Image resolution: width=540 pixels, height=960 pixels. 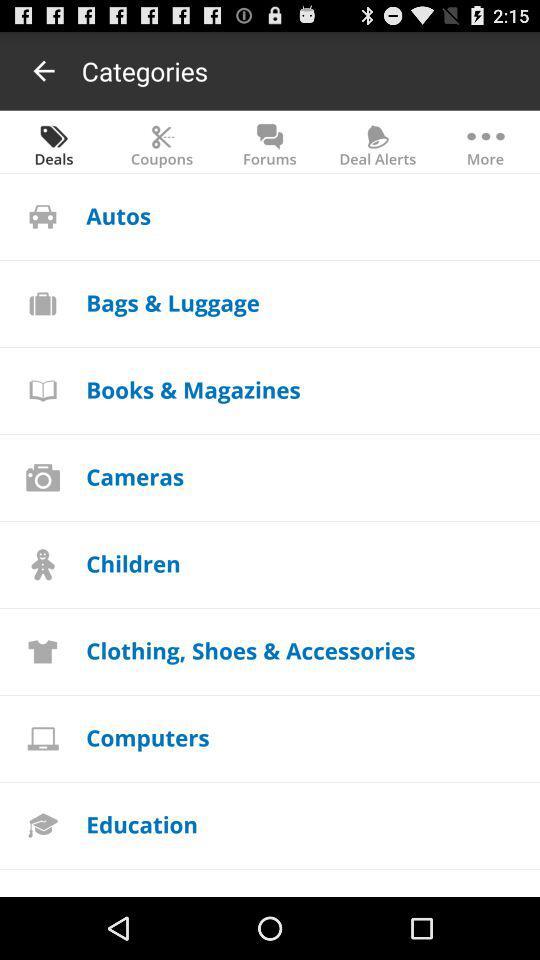 What do you see at coordinates (44, 70) in the screenshot?
I see `app to the left of categories` at bounding box center [44, 70].